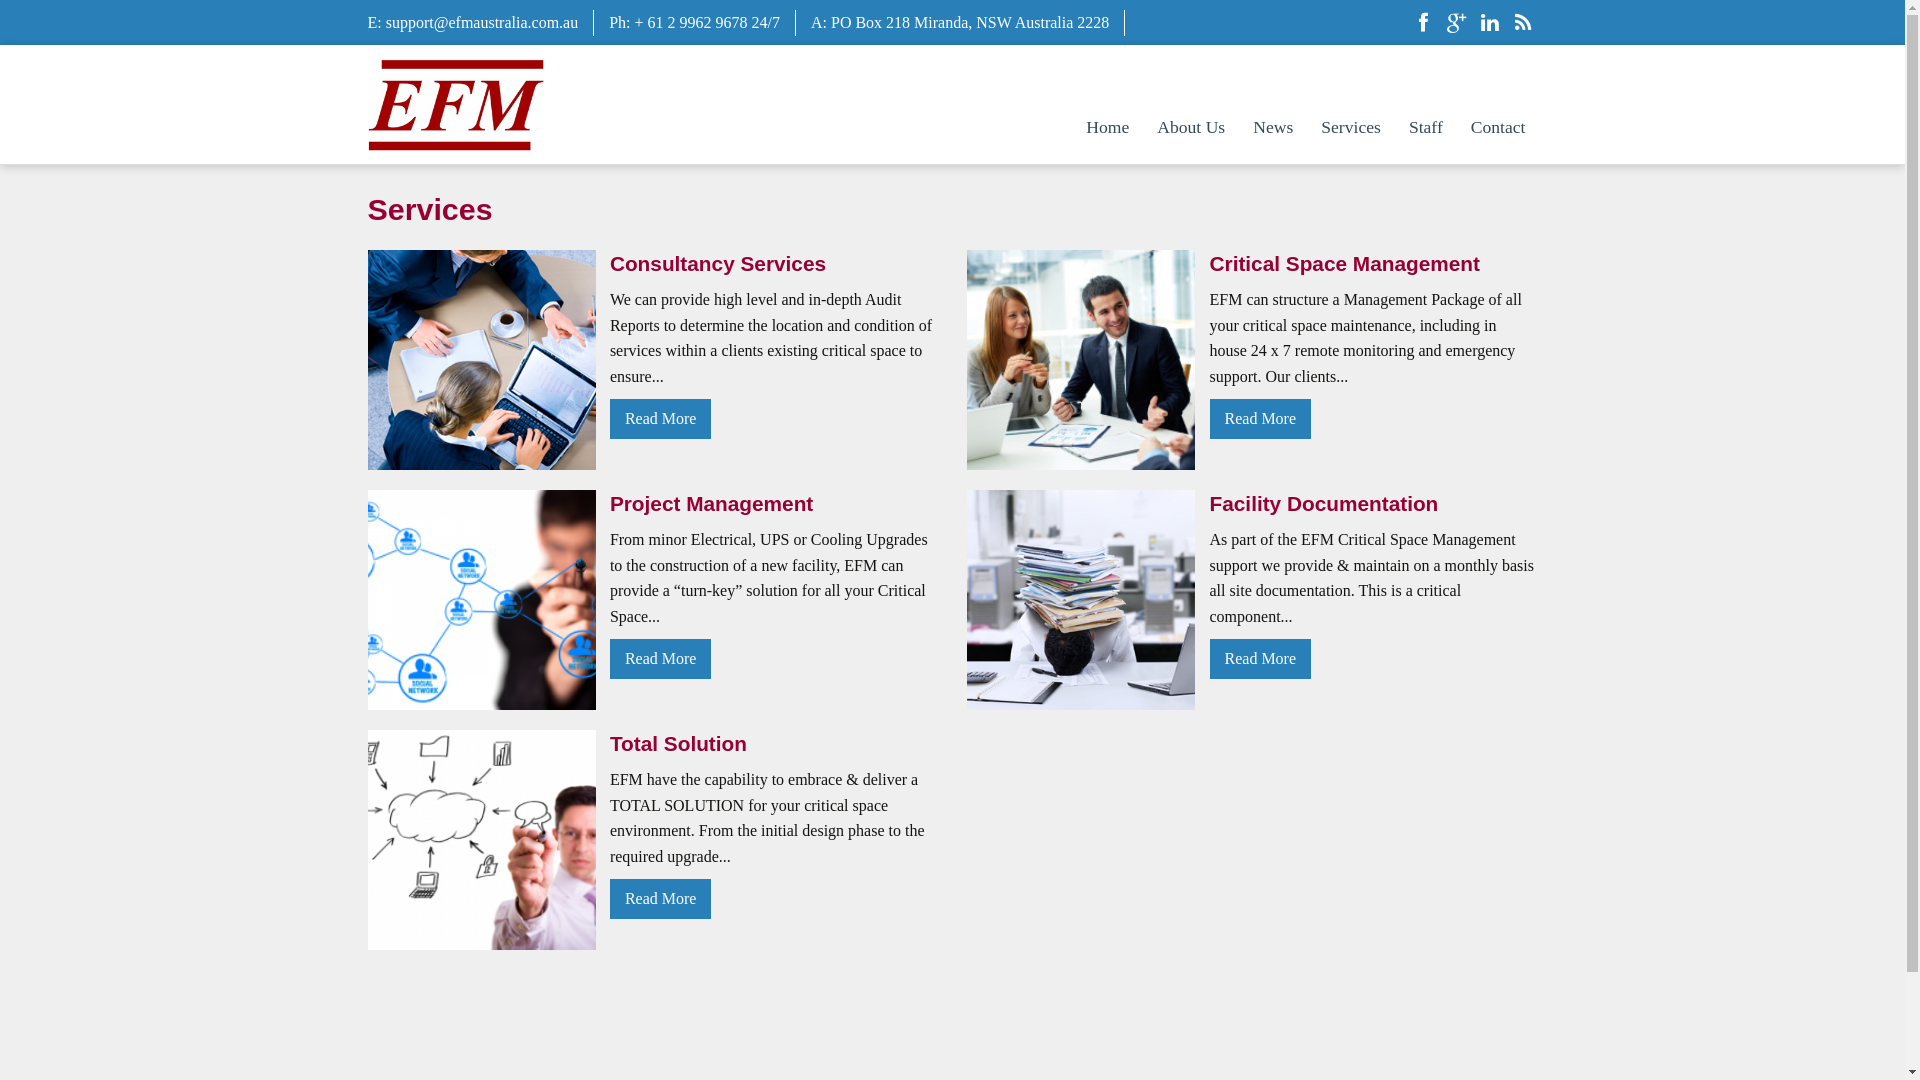  Describe the element at coordinates (608, 658) in the screenshot. I see `'Read More'` at that location.